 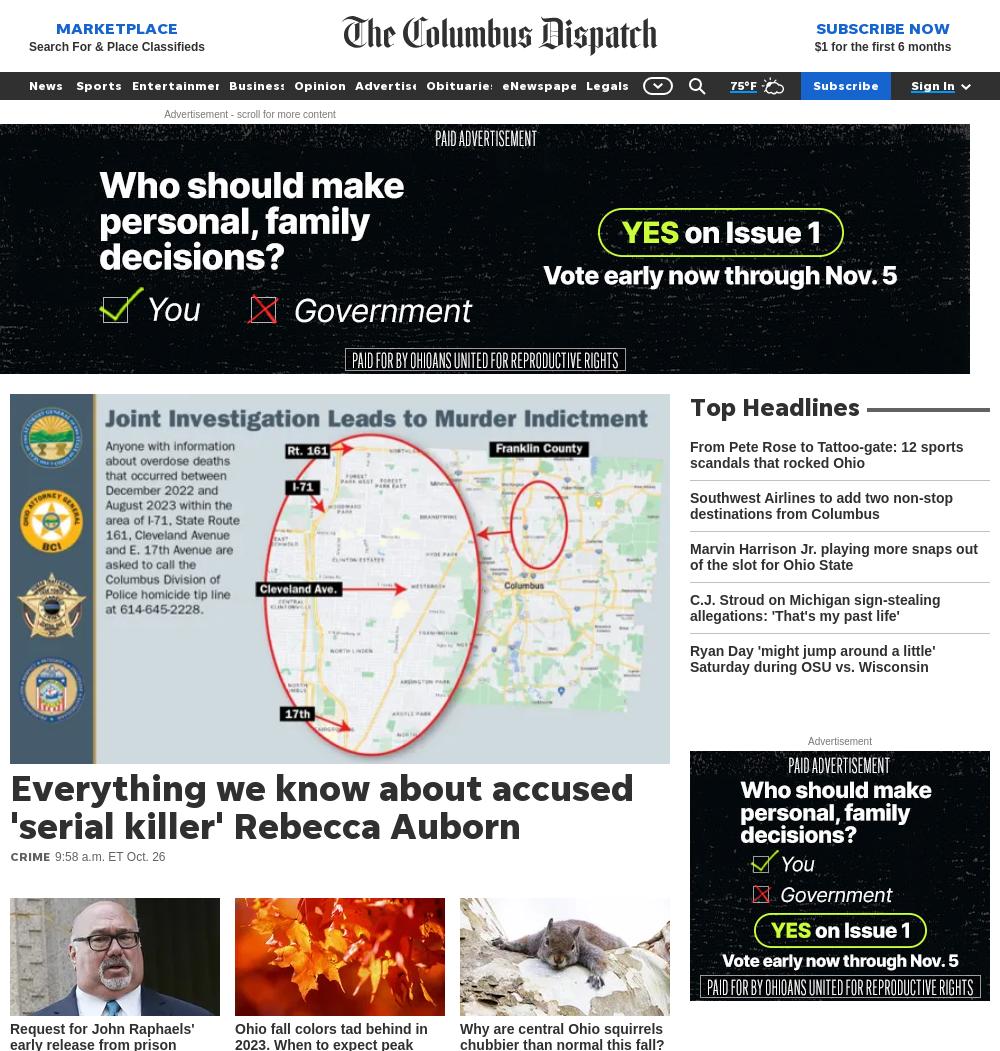 What do you see at coordinates (542, 85) in the screenshot?
I see `'eNewspaper'` at bounding box center [542, 85].